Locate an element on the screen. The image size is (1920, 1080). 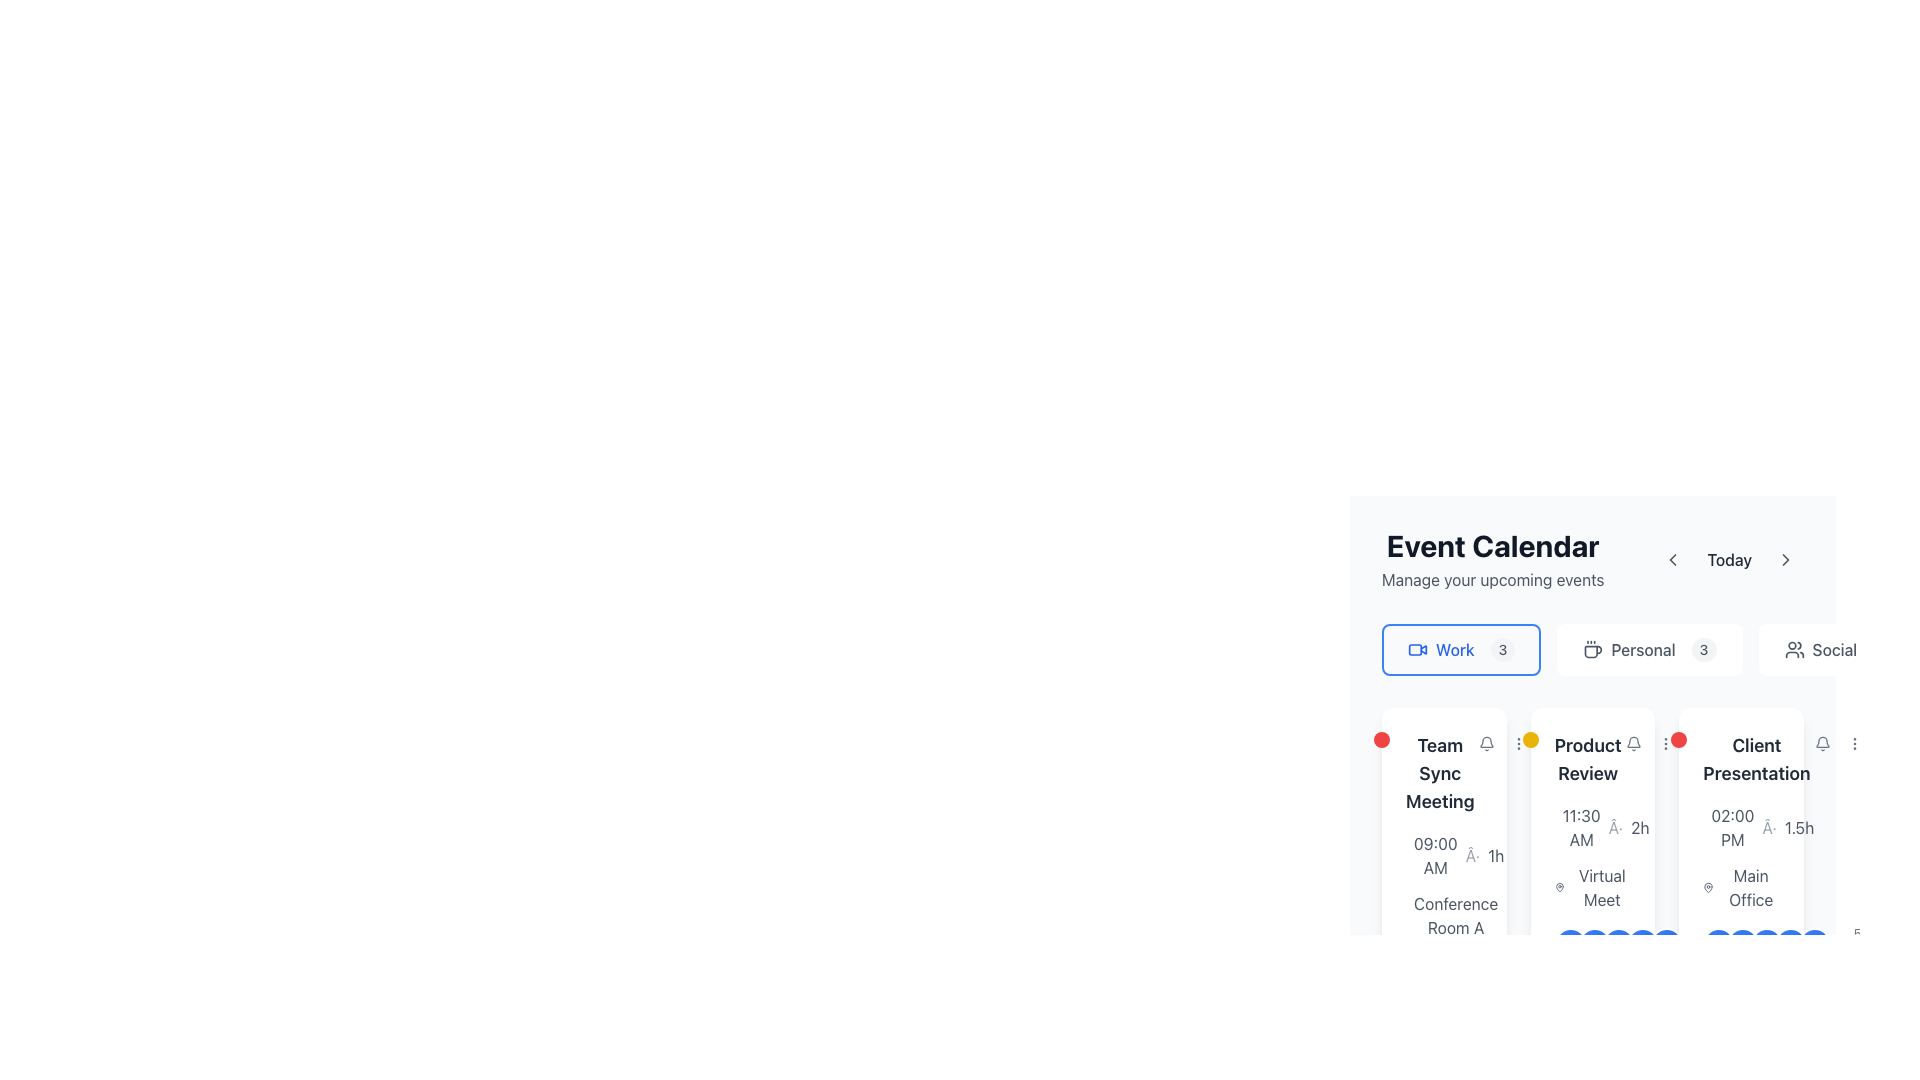
the 'Main Office' label that is styled in gray and is accompanied by a map pin icon, located within the 'Client Presentation' card is located at coordinates (1740, 886).